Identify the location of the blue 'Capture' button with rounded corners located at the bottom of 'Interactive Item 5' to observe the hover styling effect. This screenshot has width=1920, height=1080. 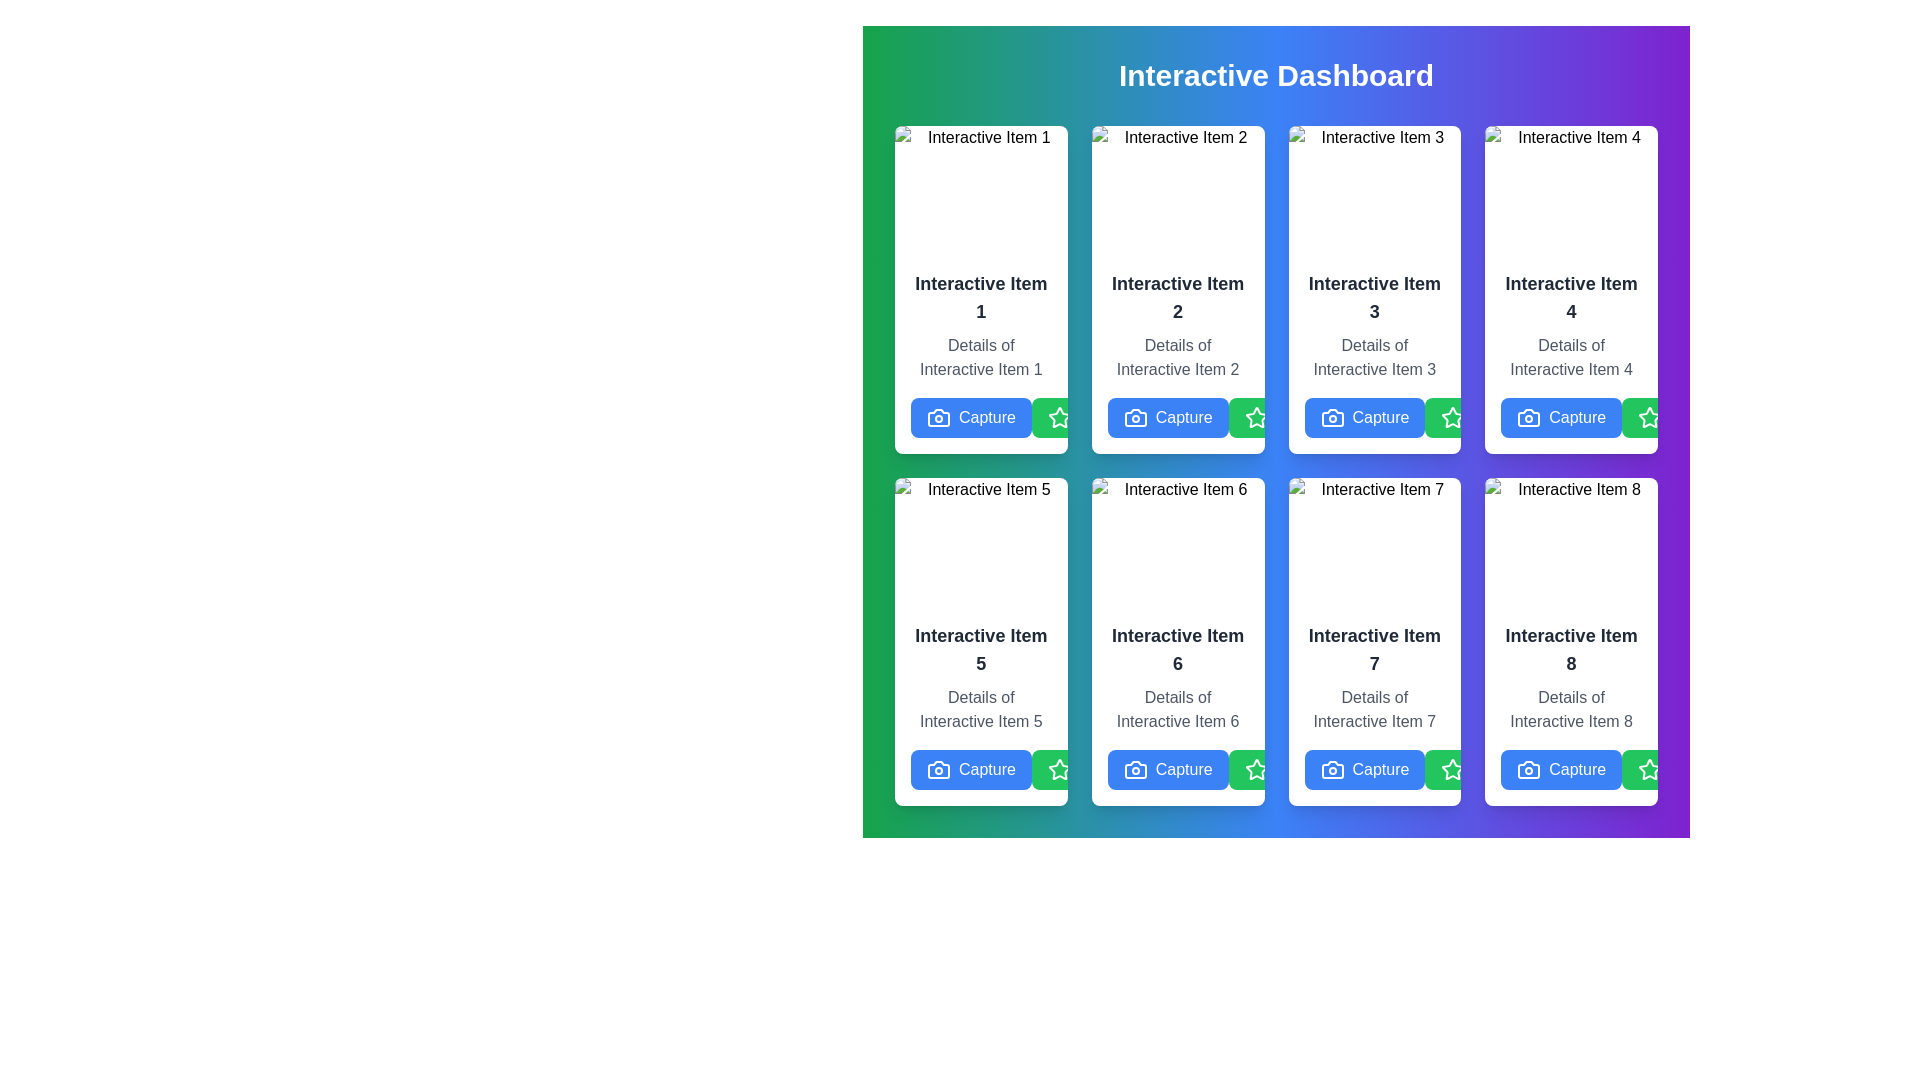
(971, 769).